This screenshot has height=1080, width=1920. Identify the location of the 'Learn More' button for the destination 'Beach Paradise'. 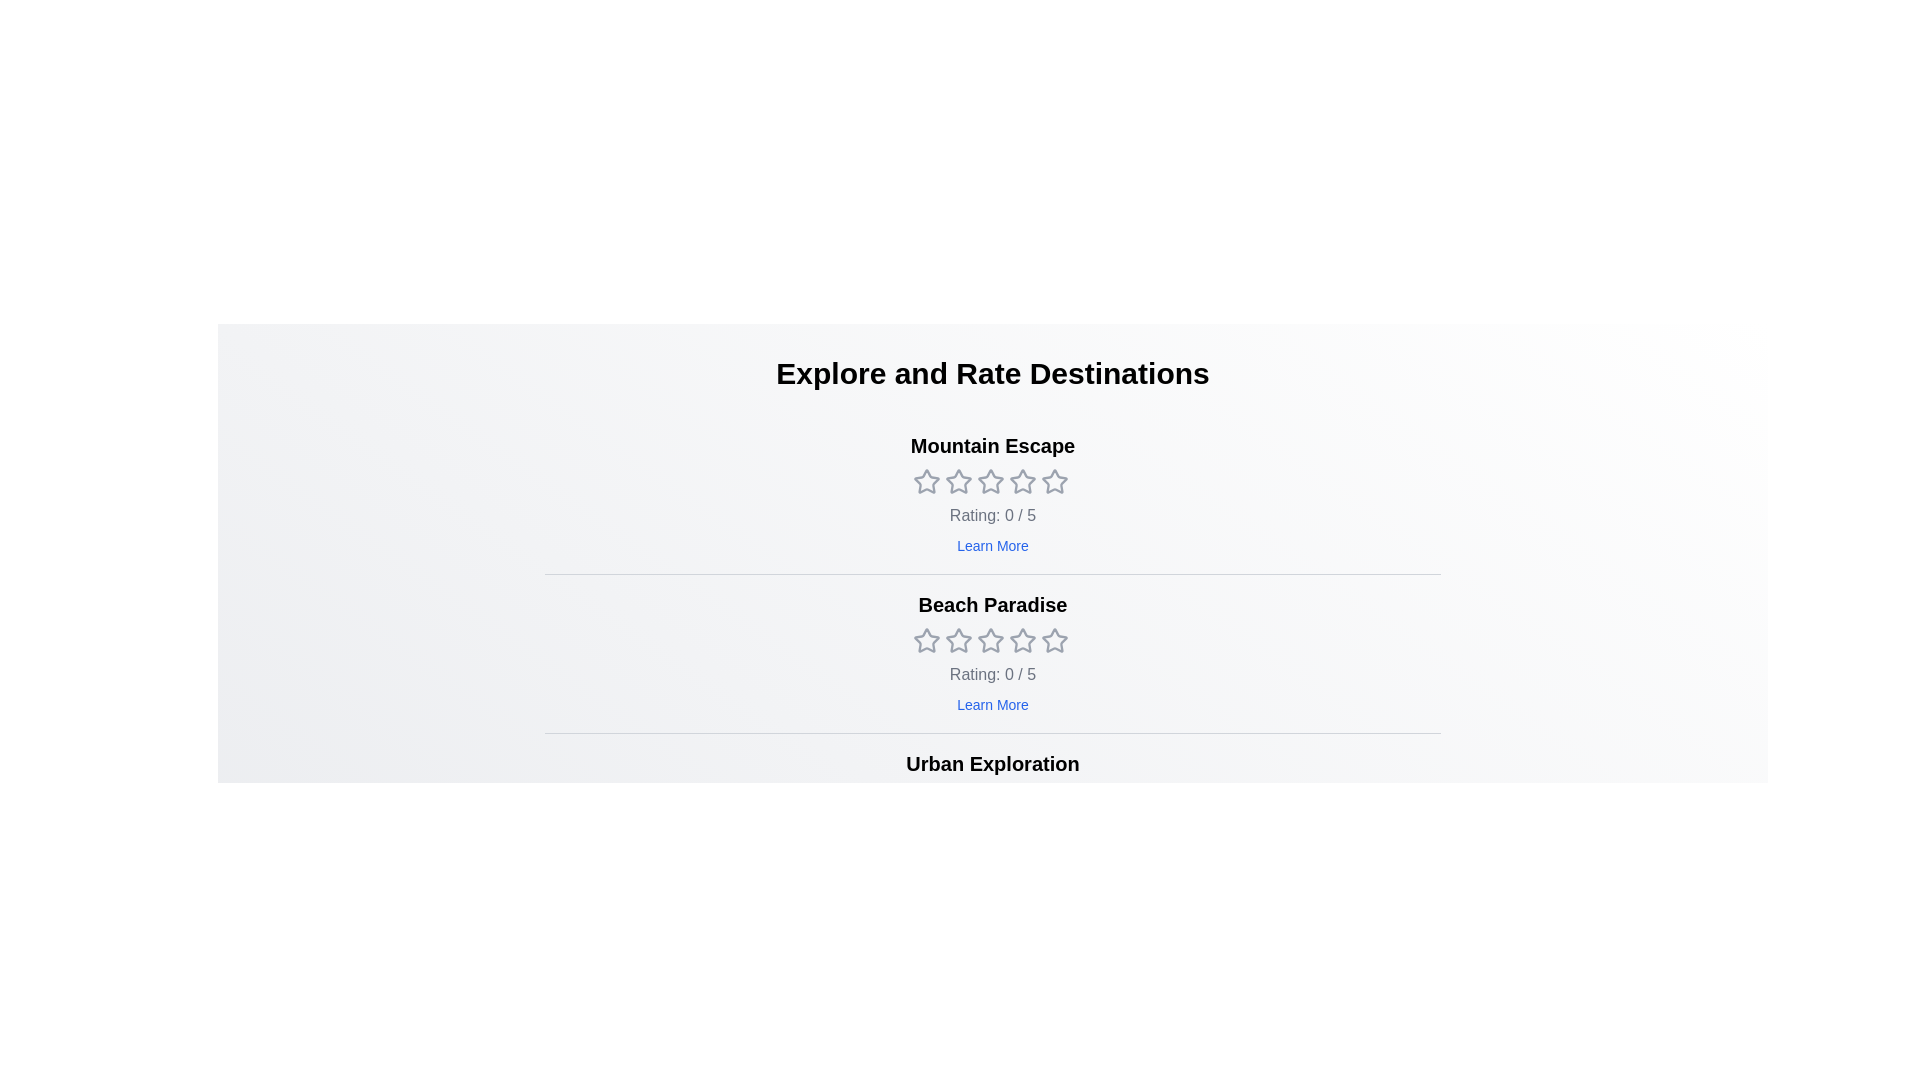
(993, 704).